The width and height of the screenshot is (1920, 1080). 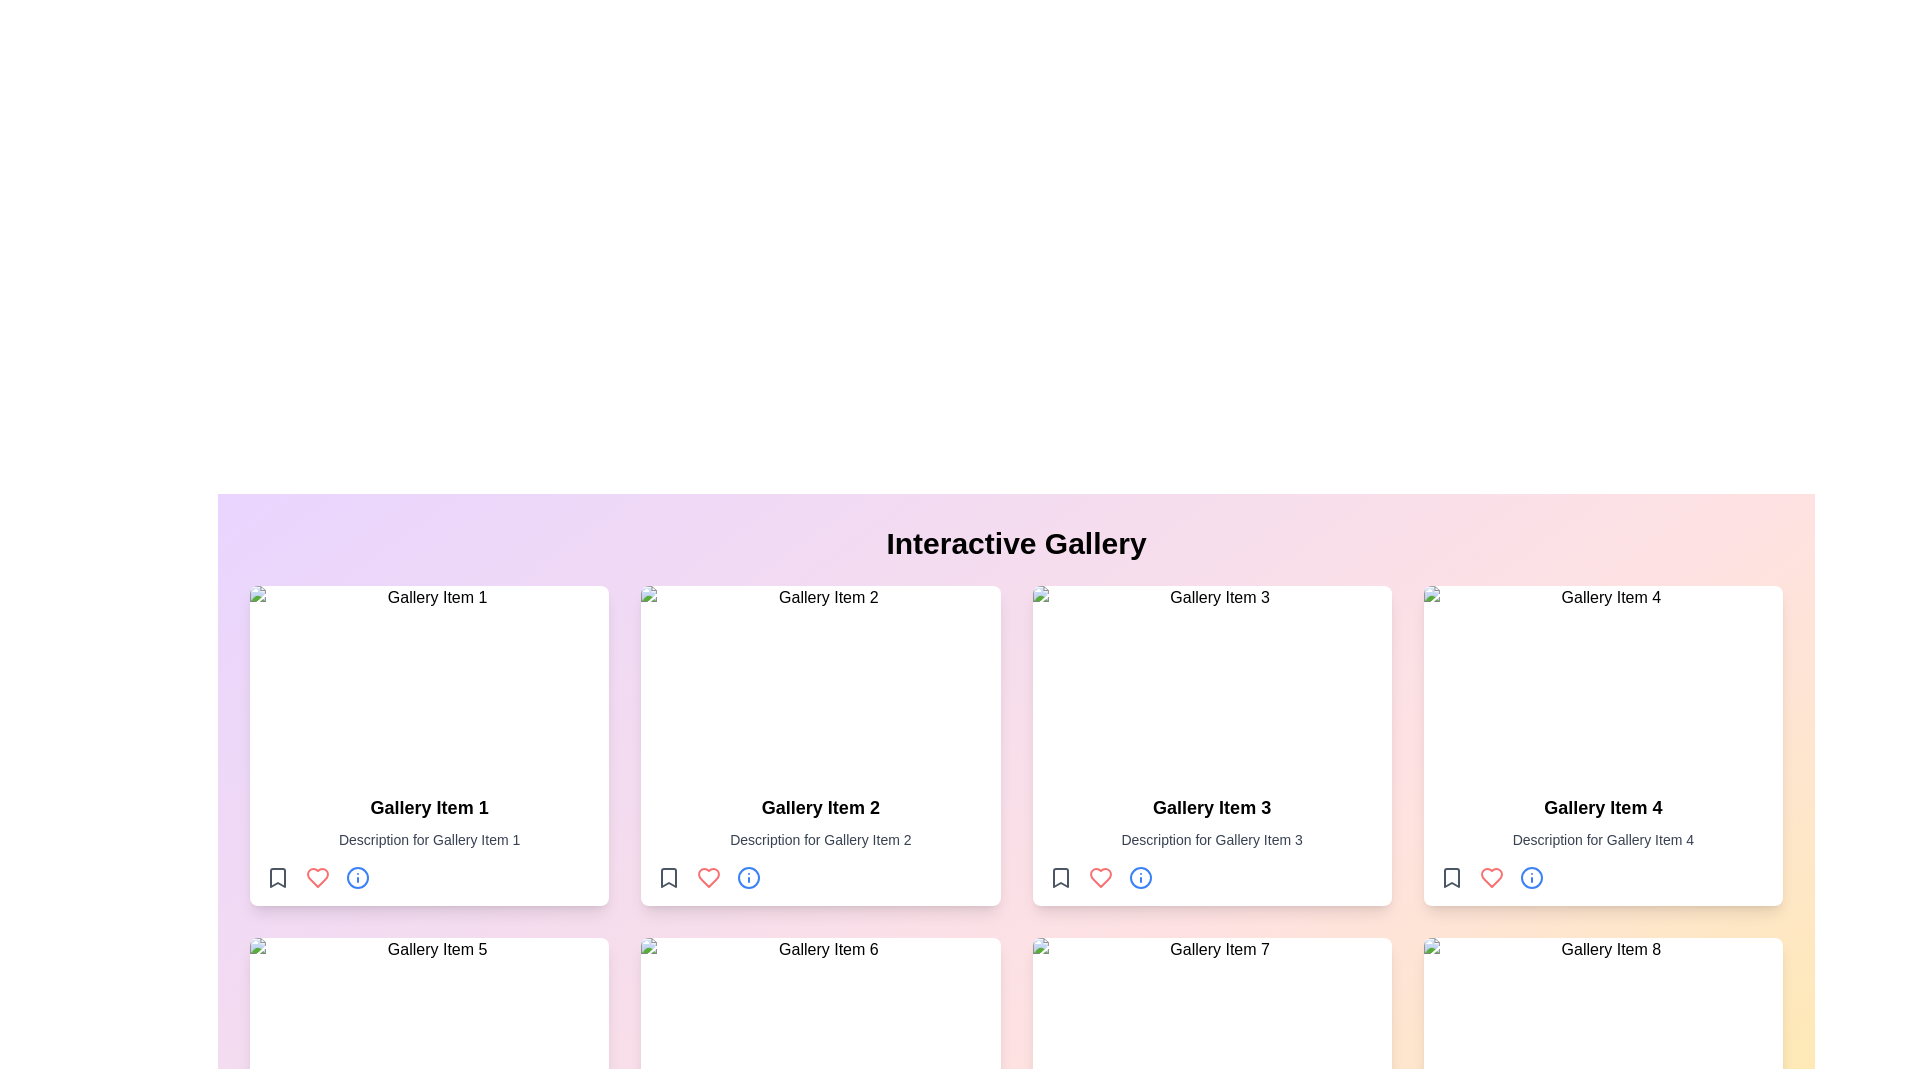 What do you see at coordinates (1491, 877) in the screenshot?
I see `the heart-shaped icon outlined in red, located beneath the description text of 'Gallery Item 4'` at bounding box center [1491, 877].